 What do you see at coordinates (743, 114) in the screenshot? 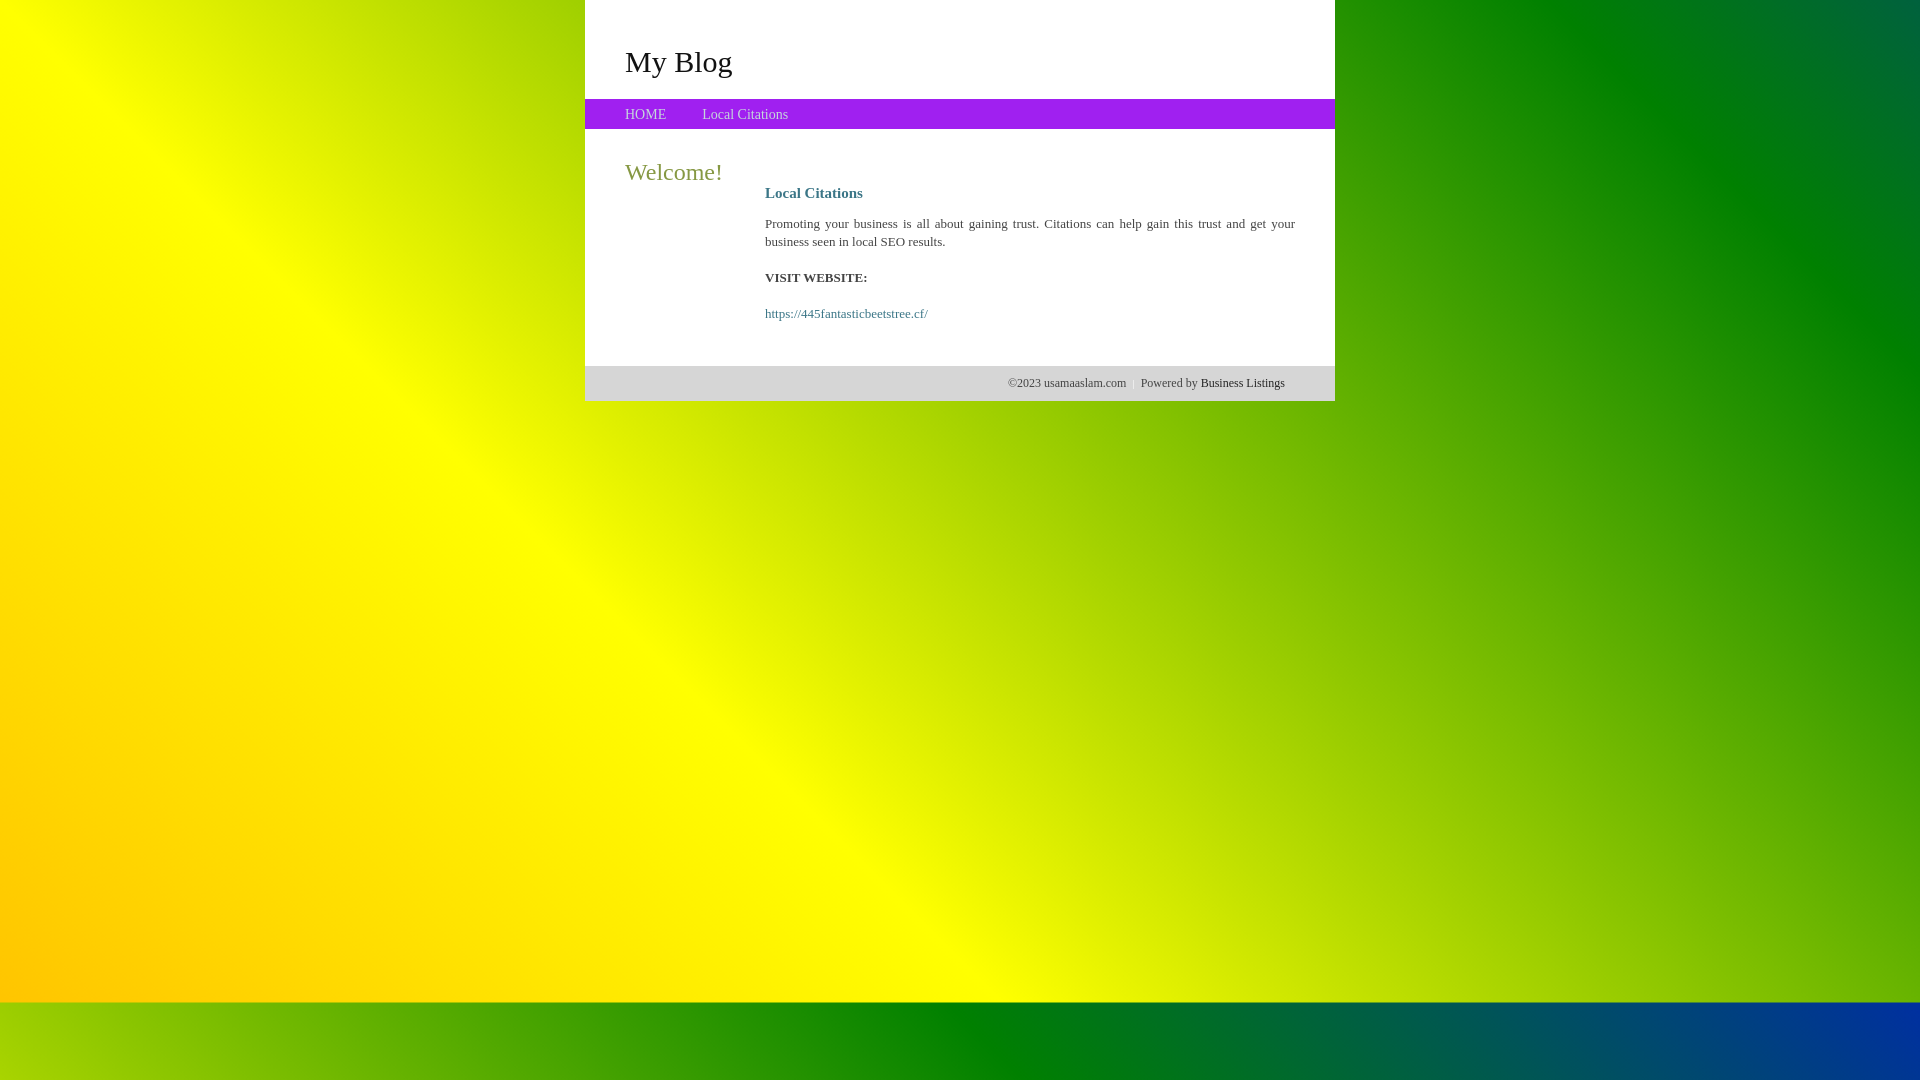
I see `'Local Citations'` at bounding box center [743, 114].